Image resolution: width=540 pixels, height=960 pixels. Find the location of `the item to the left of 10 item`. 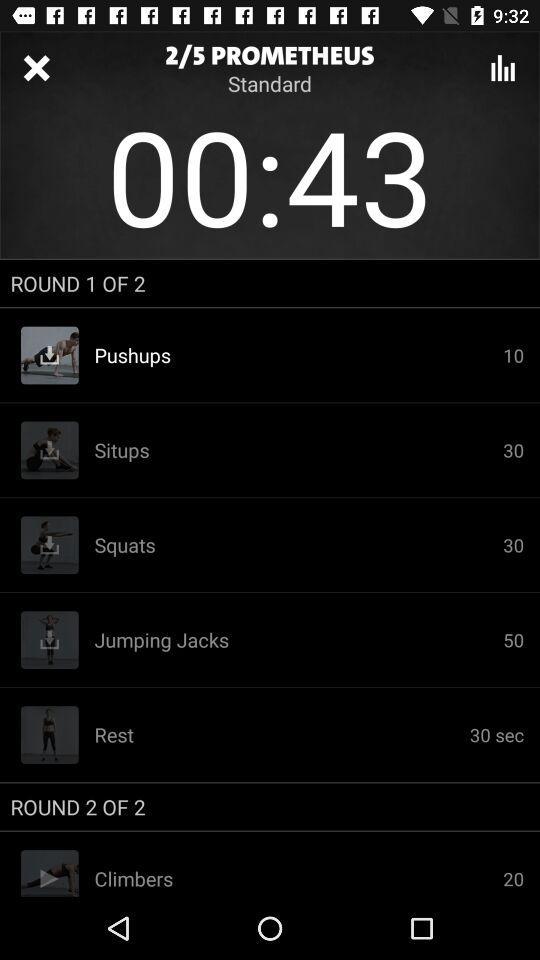

the item to the left of 10 item is located at coordinates (297, 450).